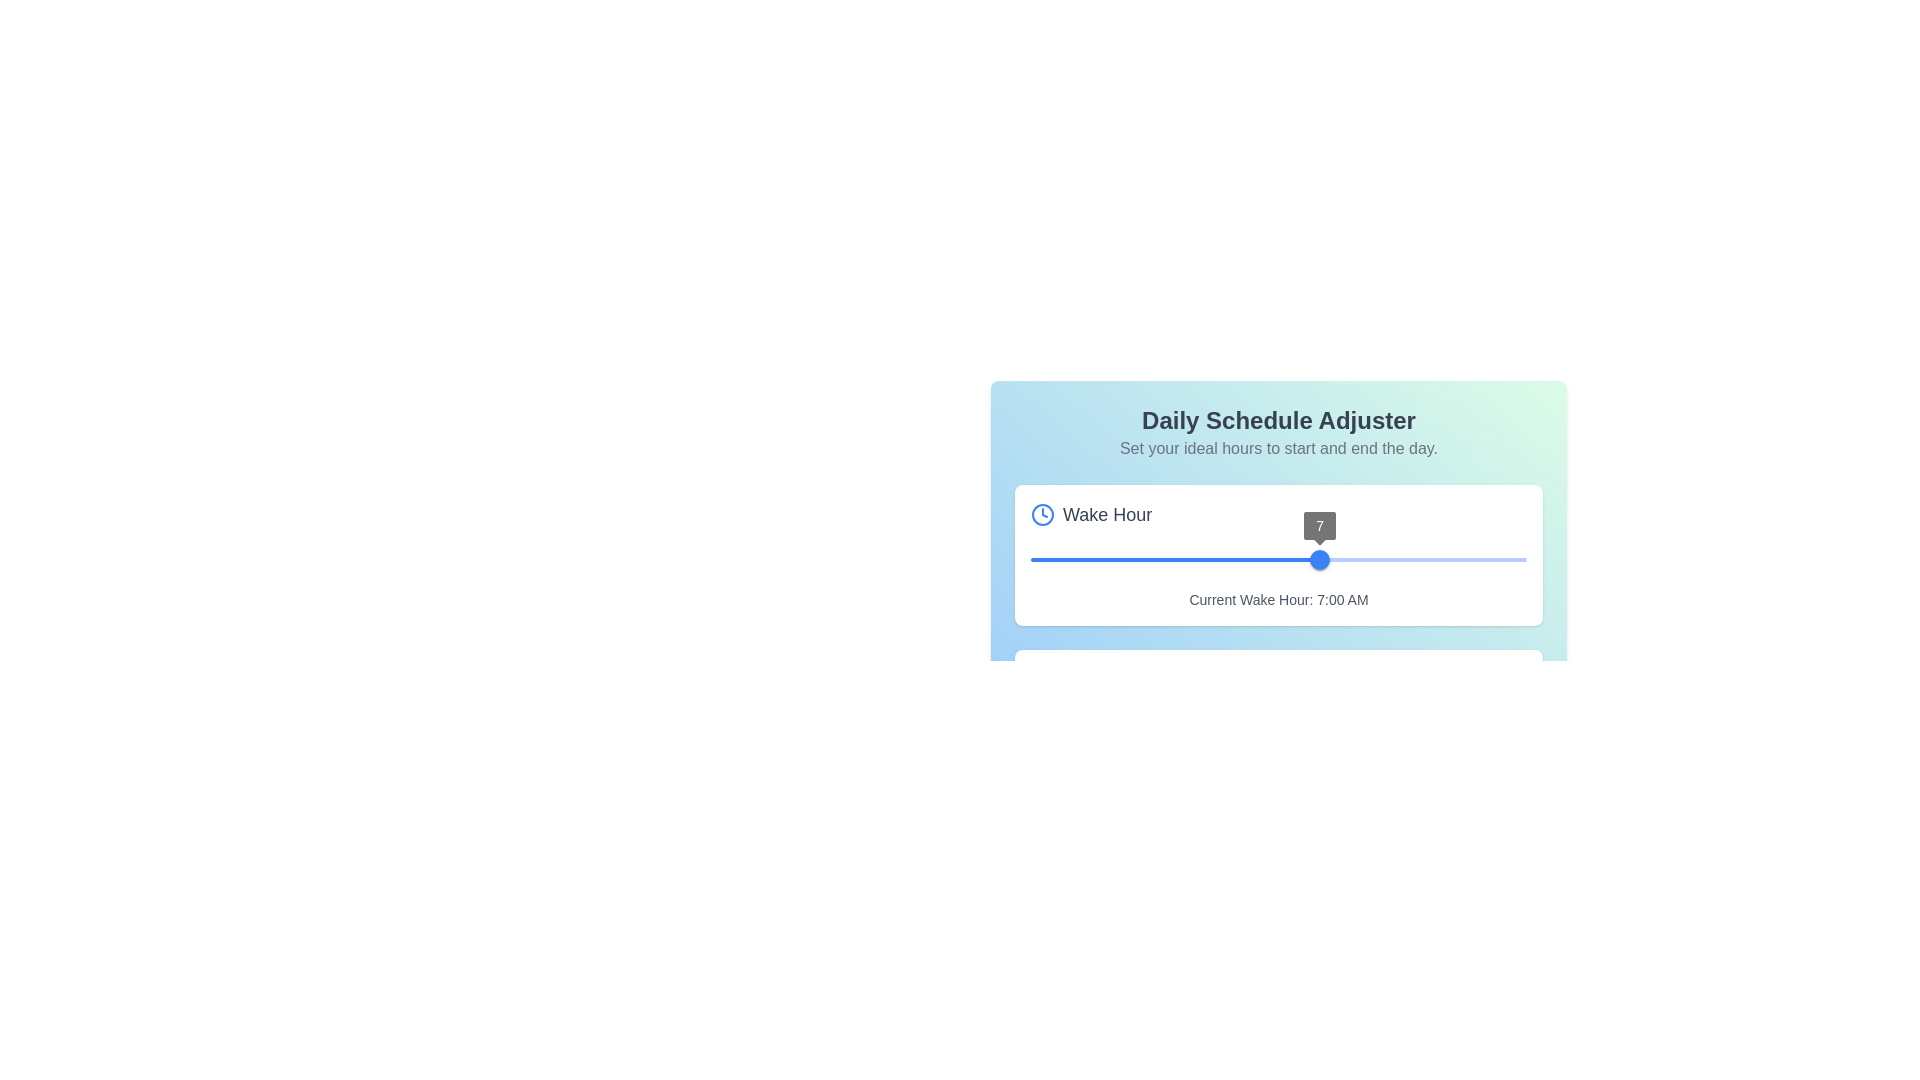 The height and width of the screenshot is (1080, 1920). Describe the element at coordinates (1277, 725) in the screenshot. I see `the thumb of the blue slider widget displaying the value '7'` at that location.